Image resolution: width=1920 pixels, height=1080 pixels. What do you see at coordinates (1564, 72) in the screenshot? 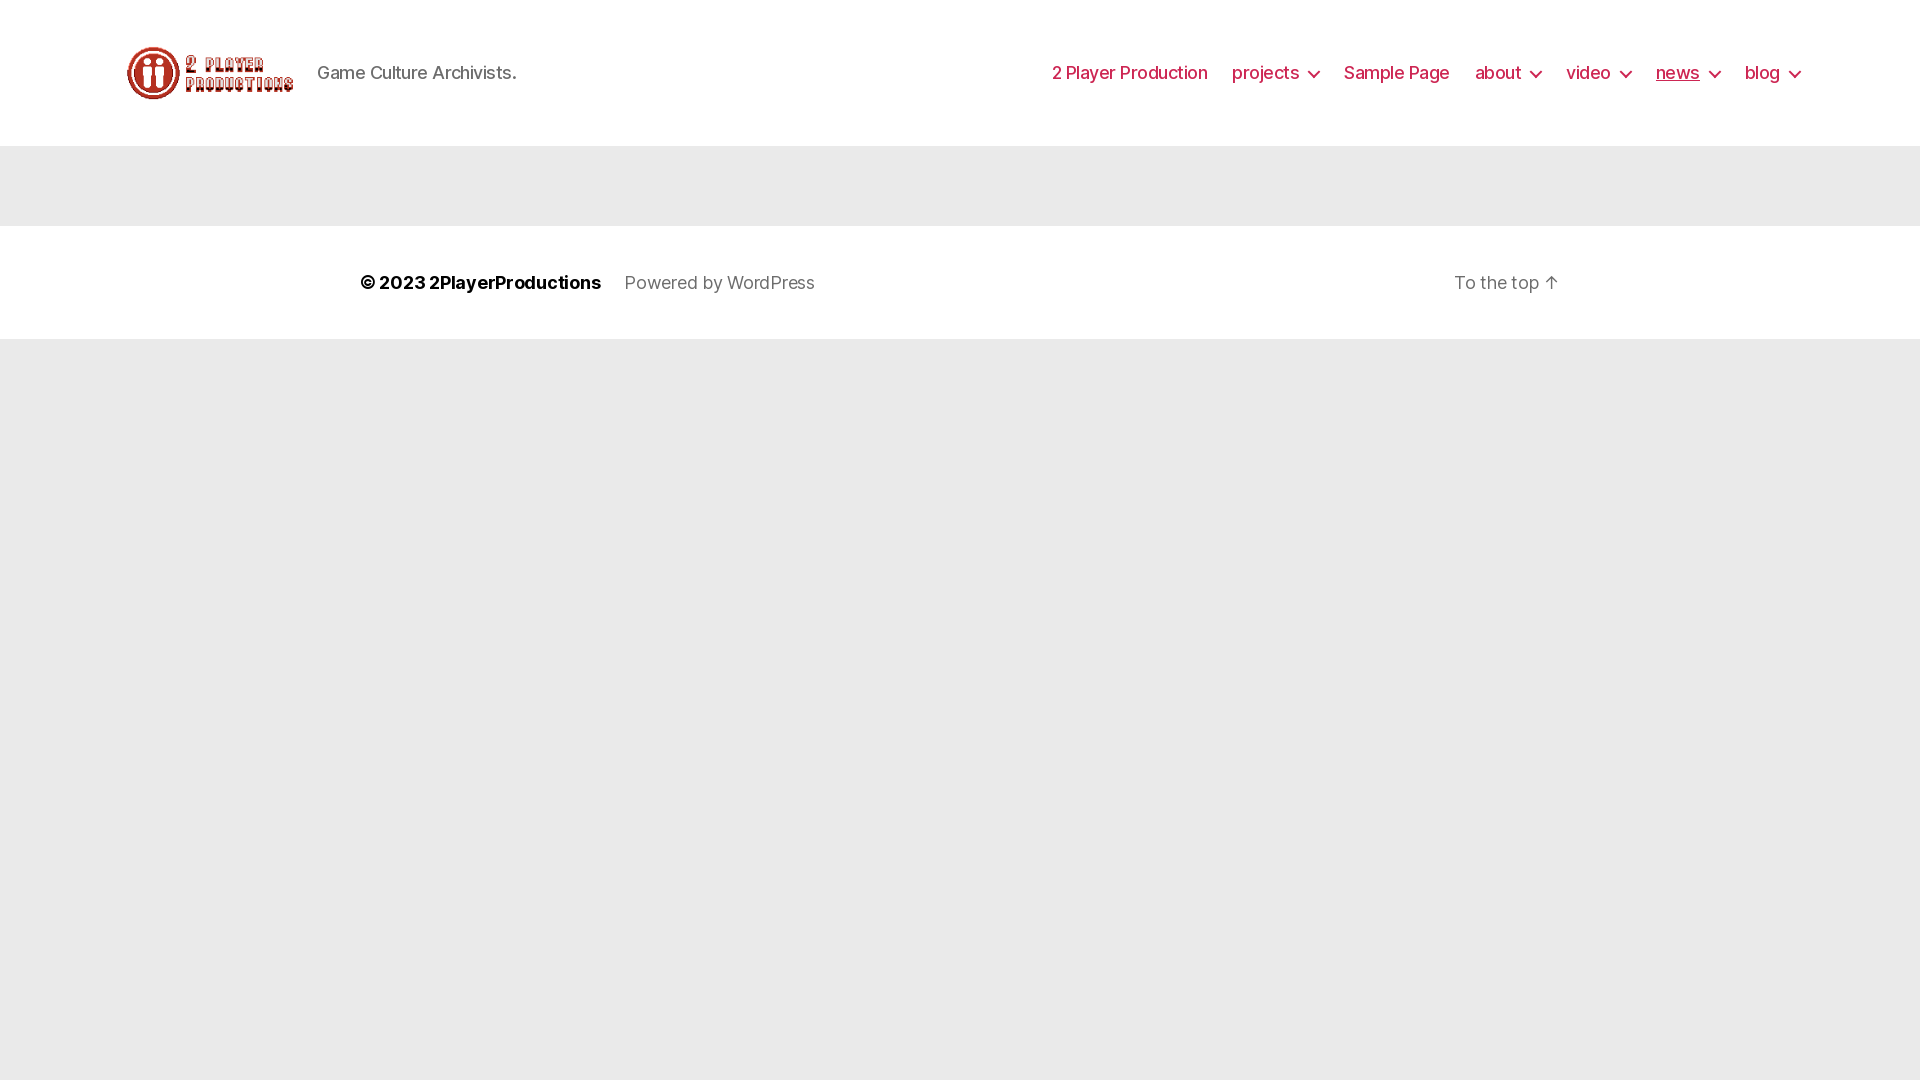
I see `'video'` at bounding box center [1564, 72].